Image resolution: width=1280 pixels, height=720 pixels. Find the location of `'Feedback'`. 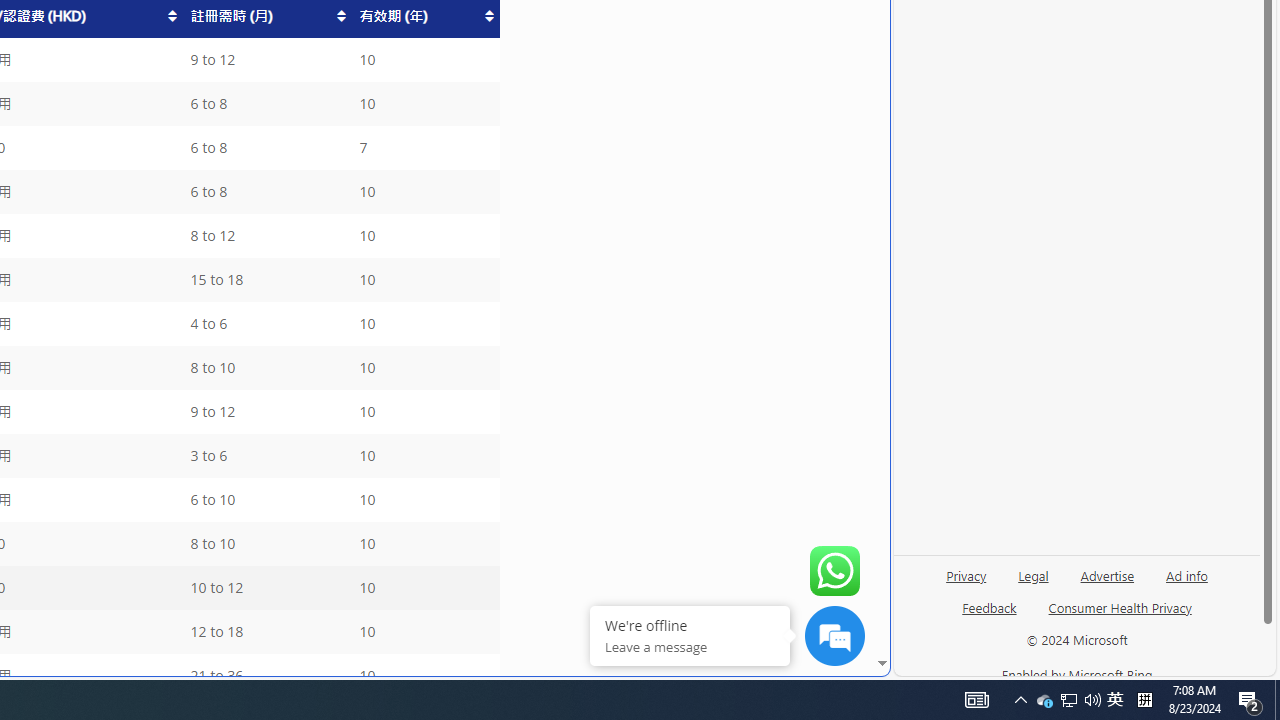

'Feedback' is located at coordinates (989, 614).